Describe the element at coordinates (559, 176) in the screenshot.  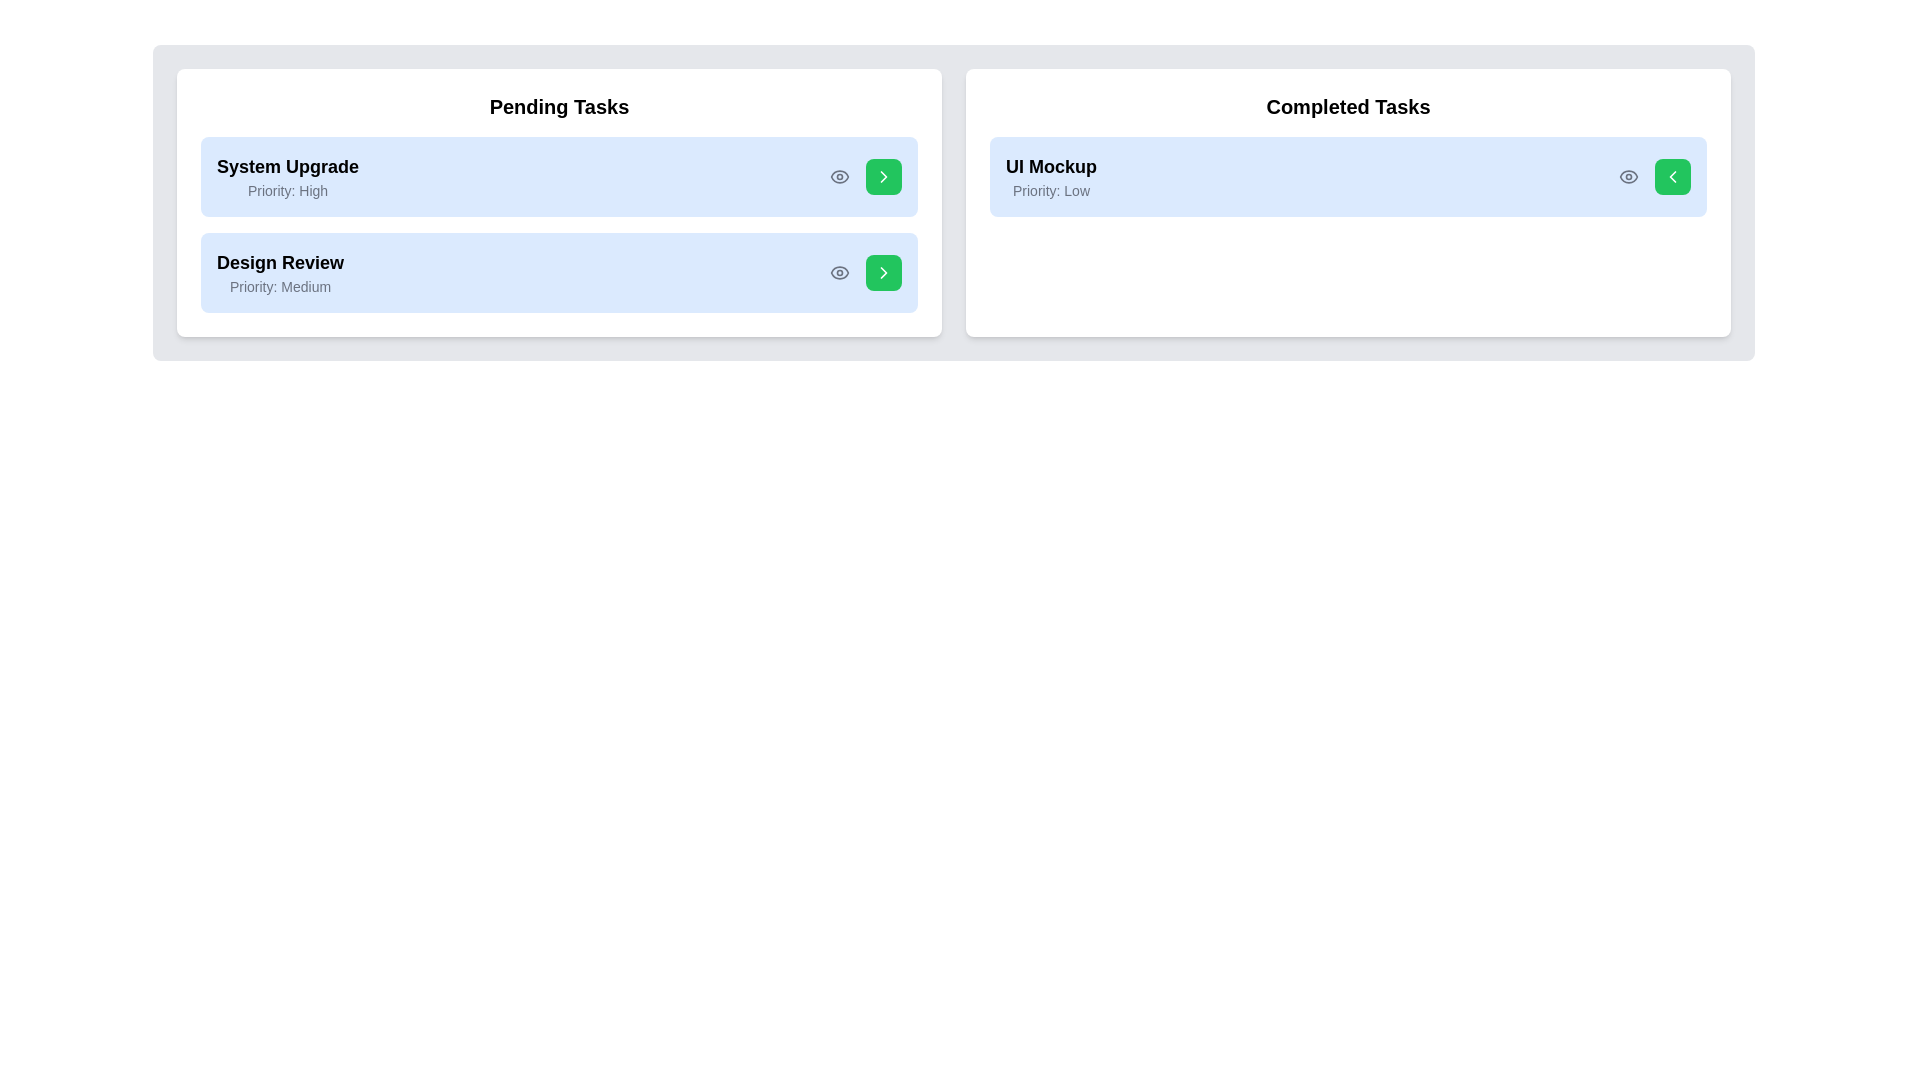
I see `the task 'System Upgrade' to highlight it` at that location.